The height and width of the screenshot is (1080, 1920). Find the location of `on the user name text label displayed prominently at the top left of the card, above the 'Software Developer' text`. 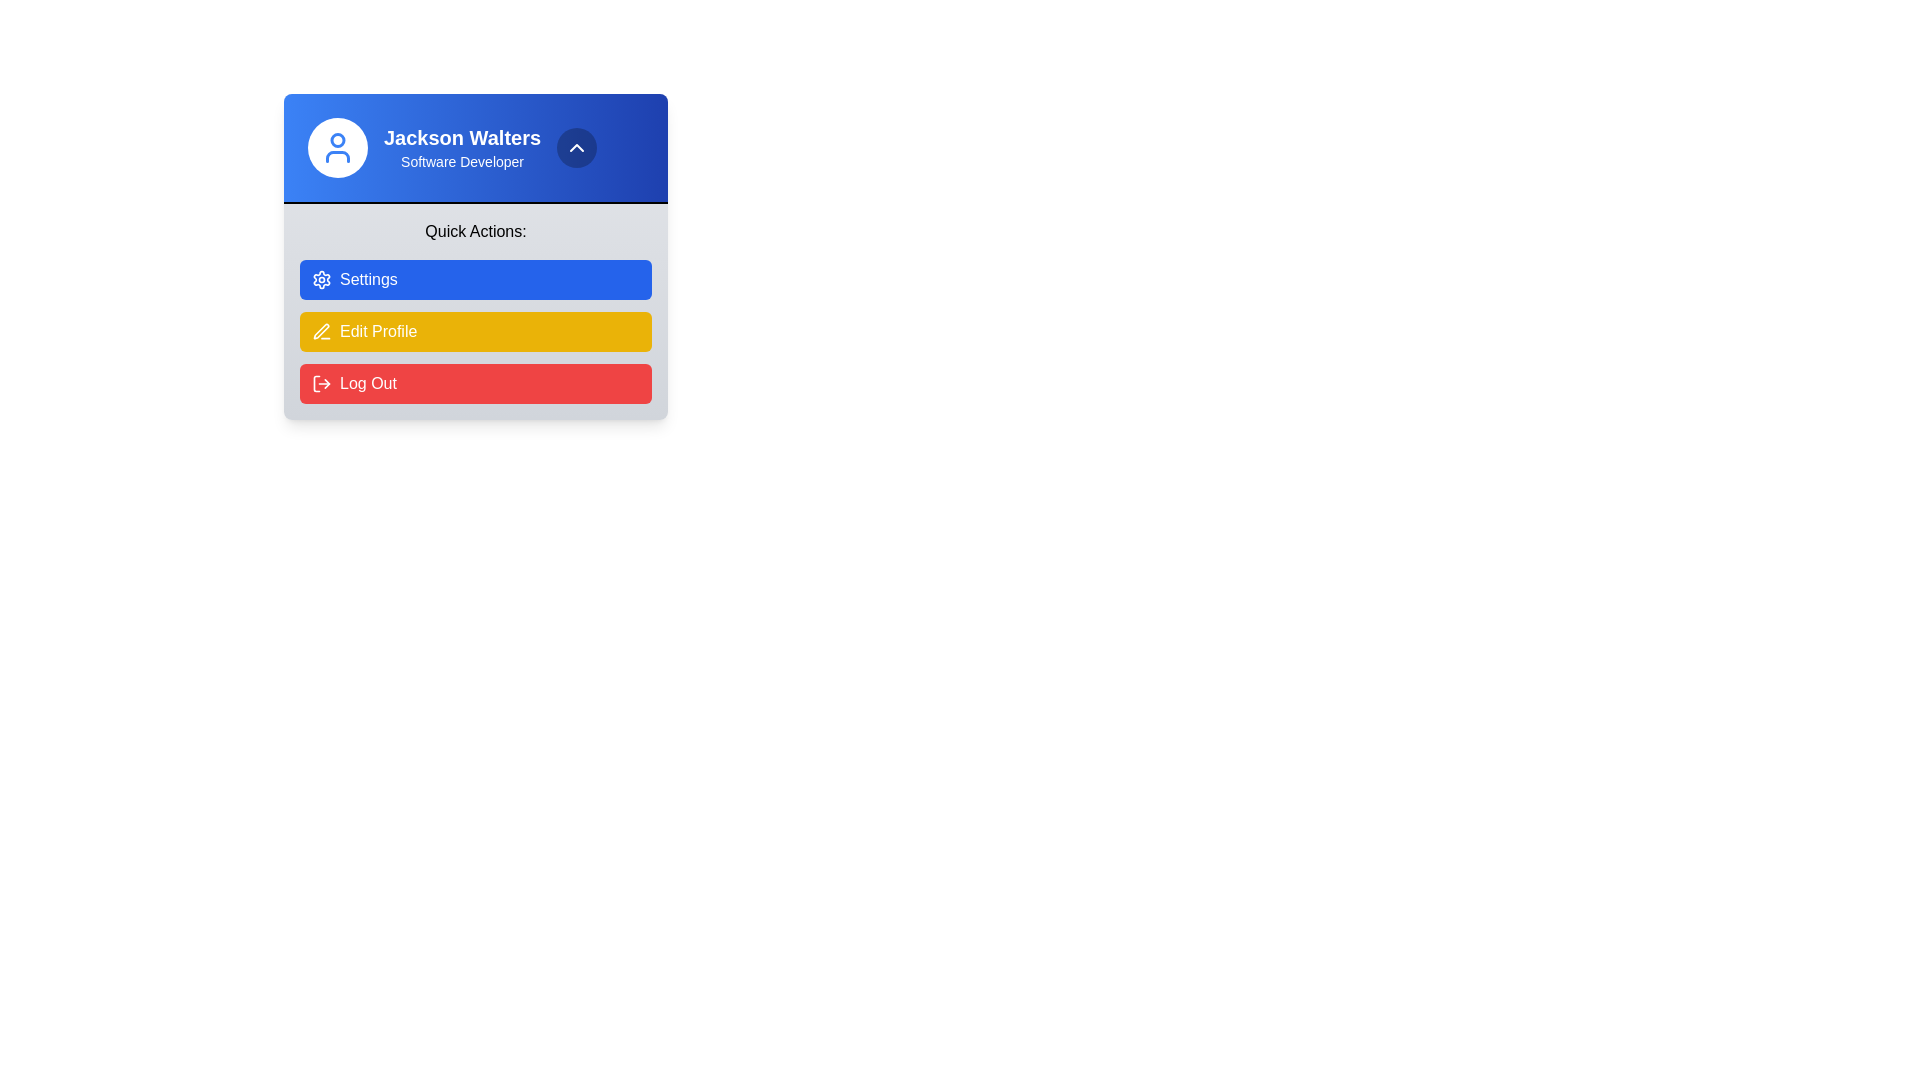

on the user name text label displayed prominently at the top left of the card, above the 'Software Developer' text is located at coordinates (461, 137).